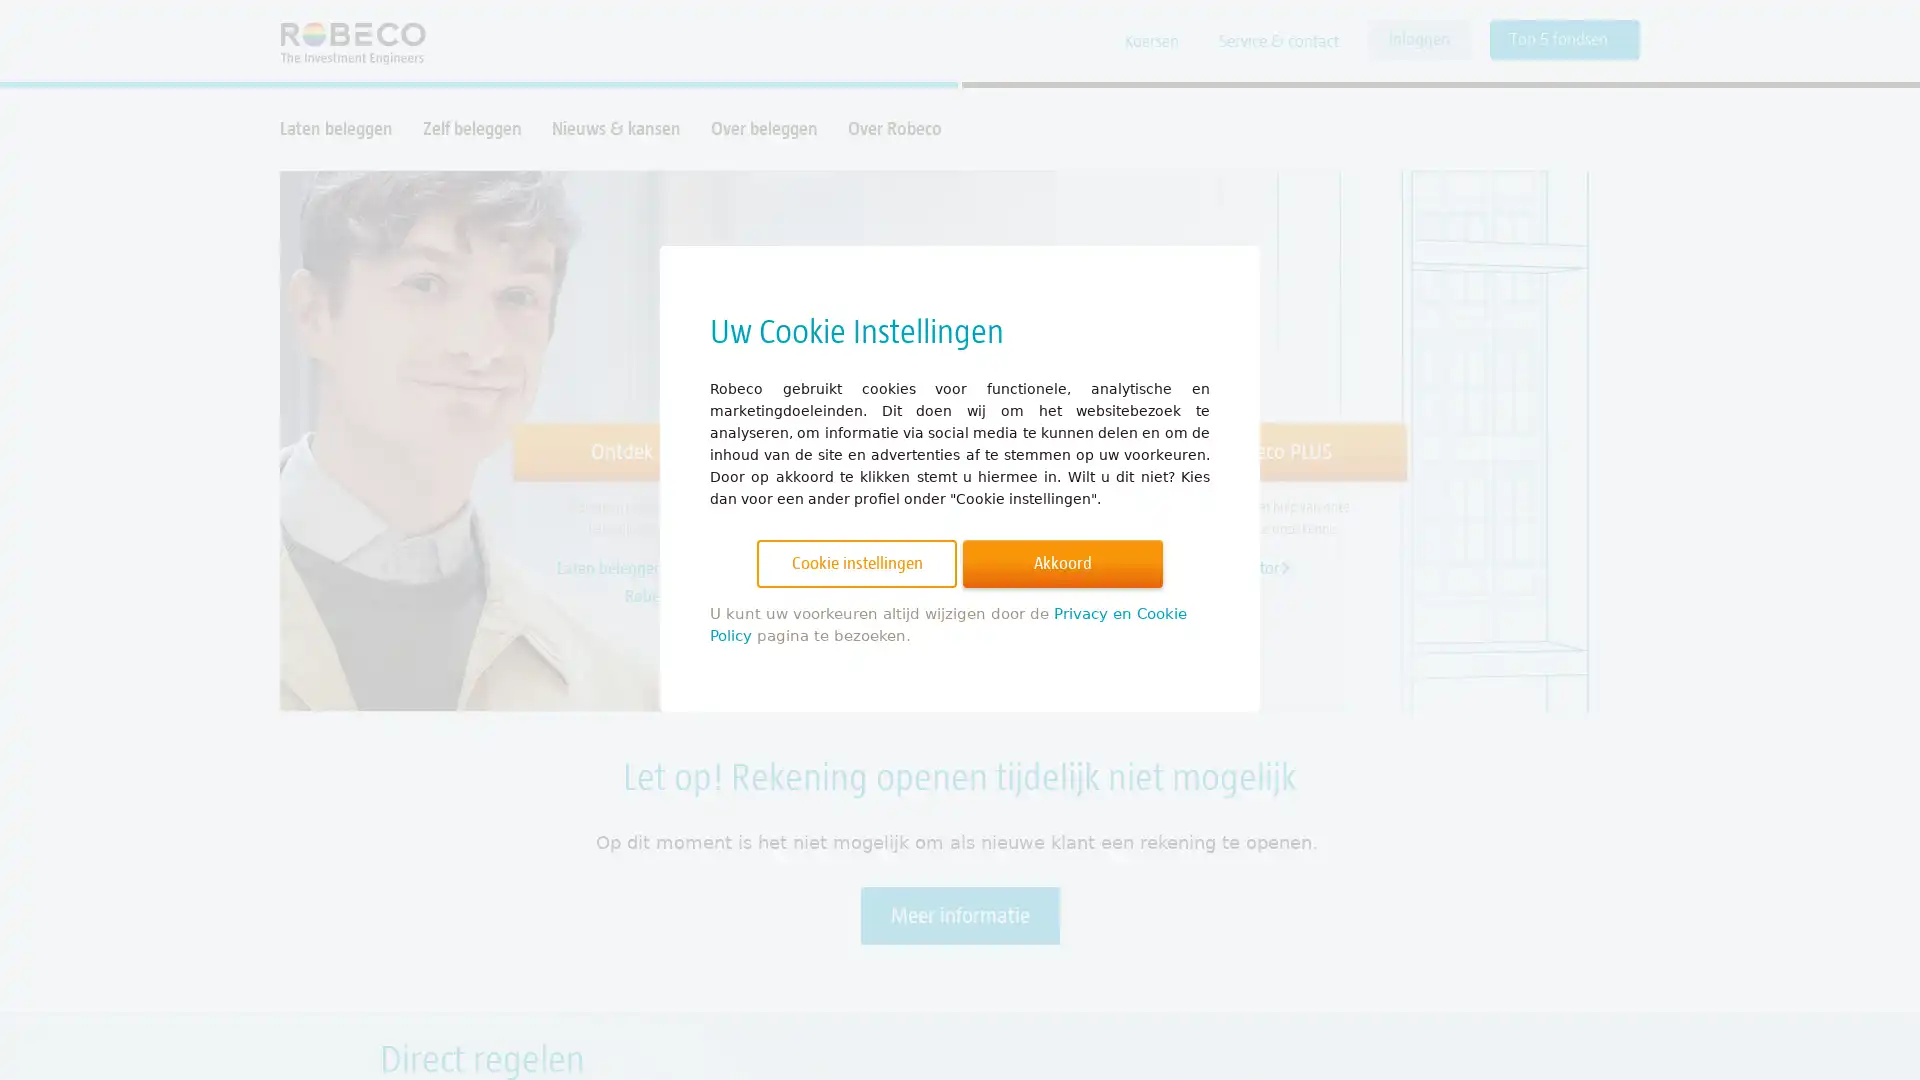  I want to click on Service & contact, so click(1277, 42).